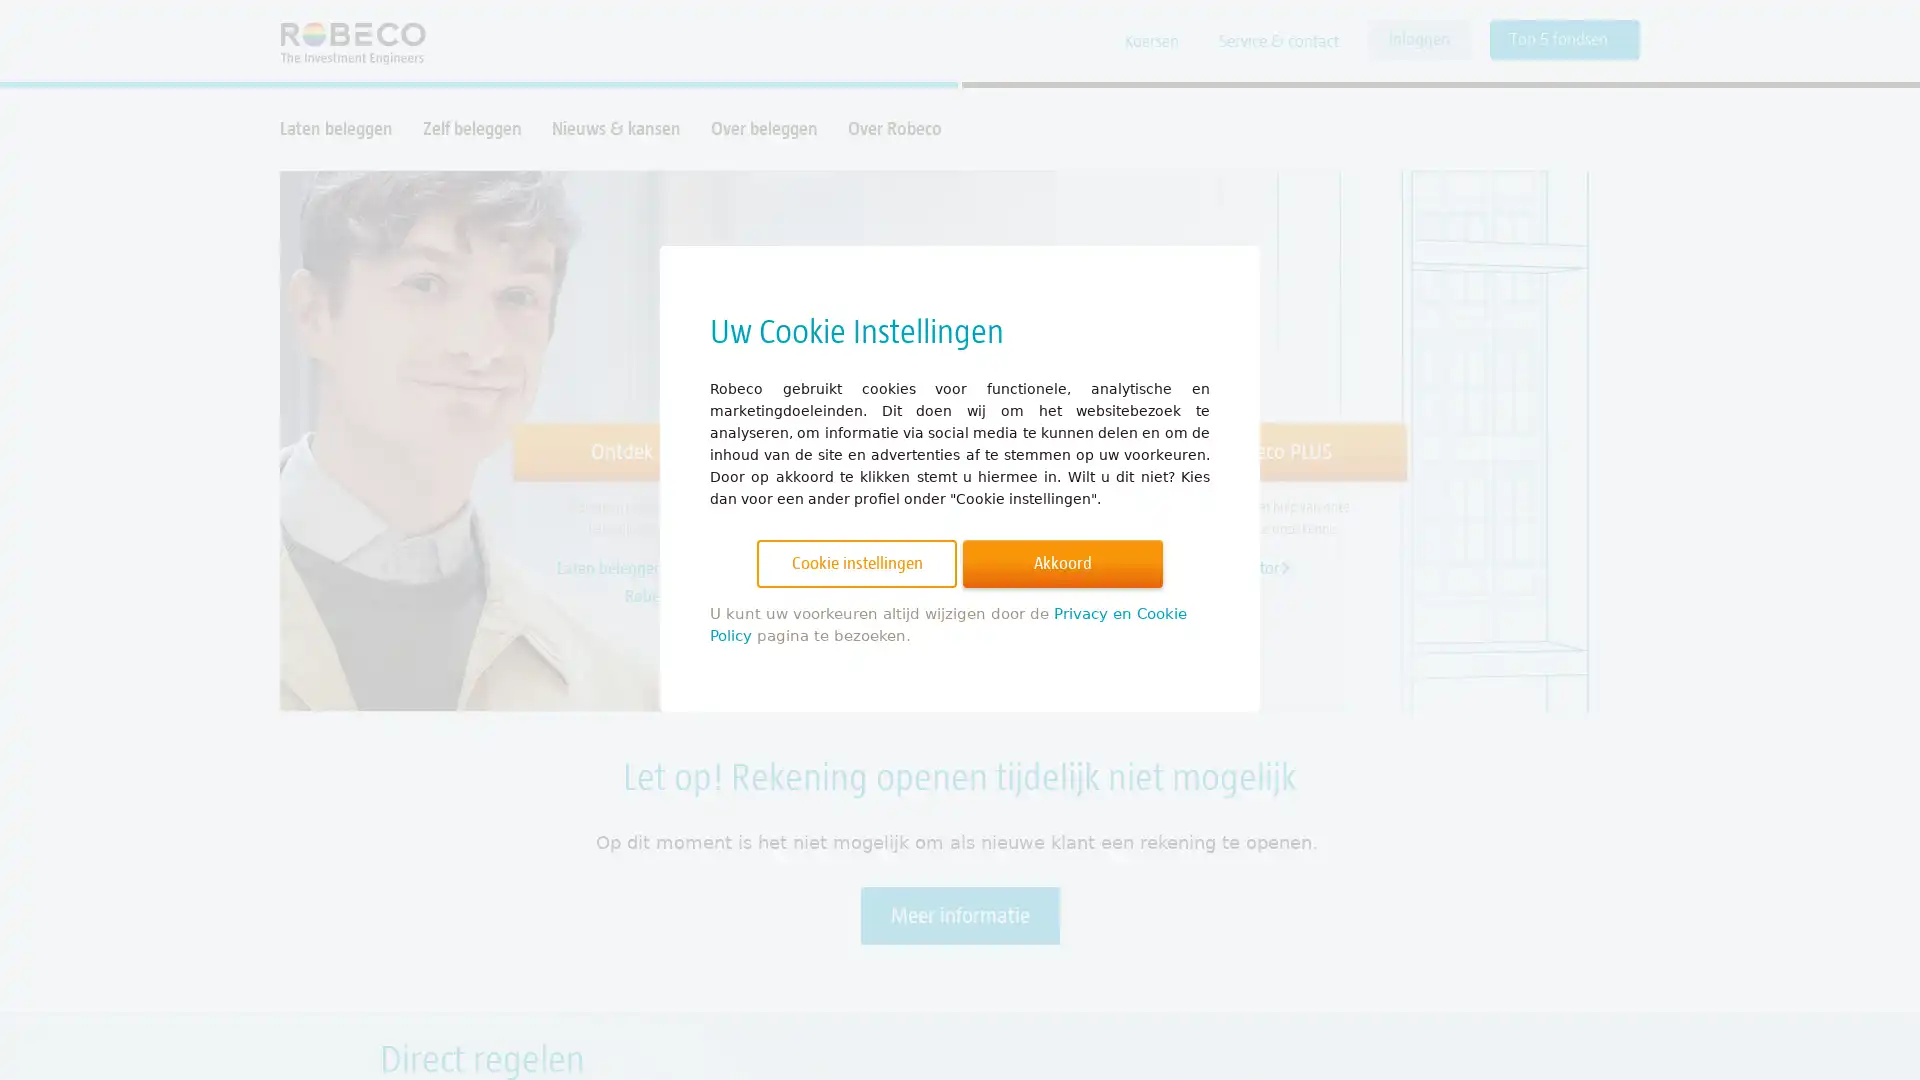  I want to click on Service & contact, so click(1277, 42).